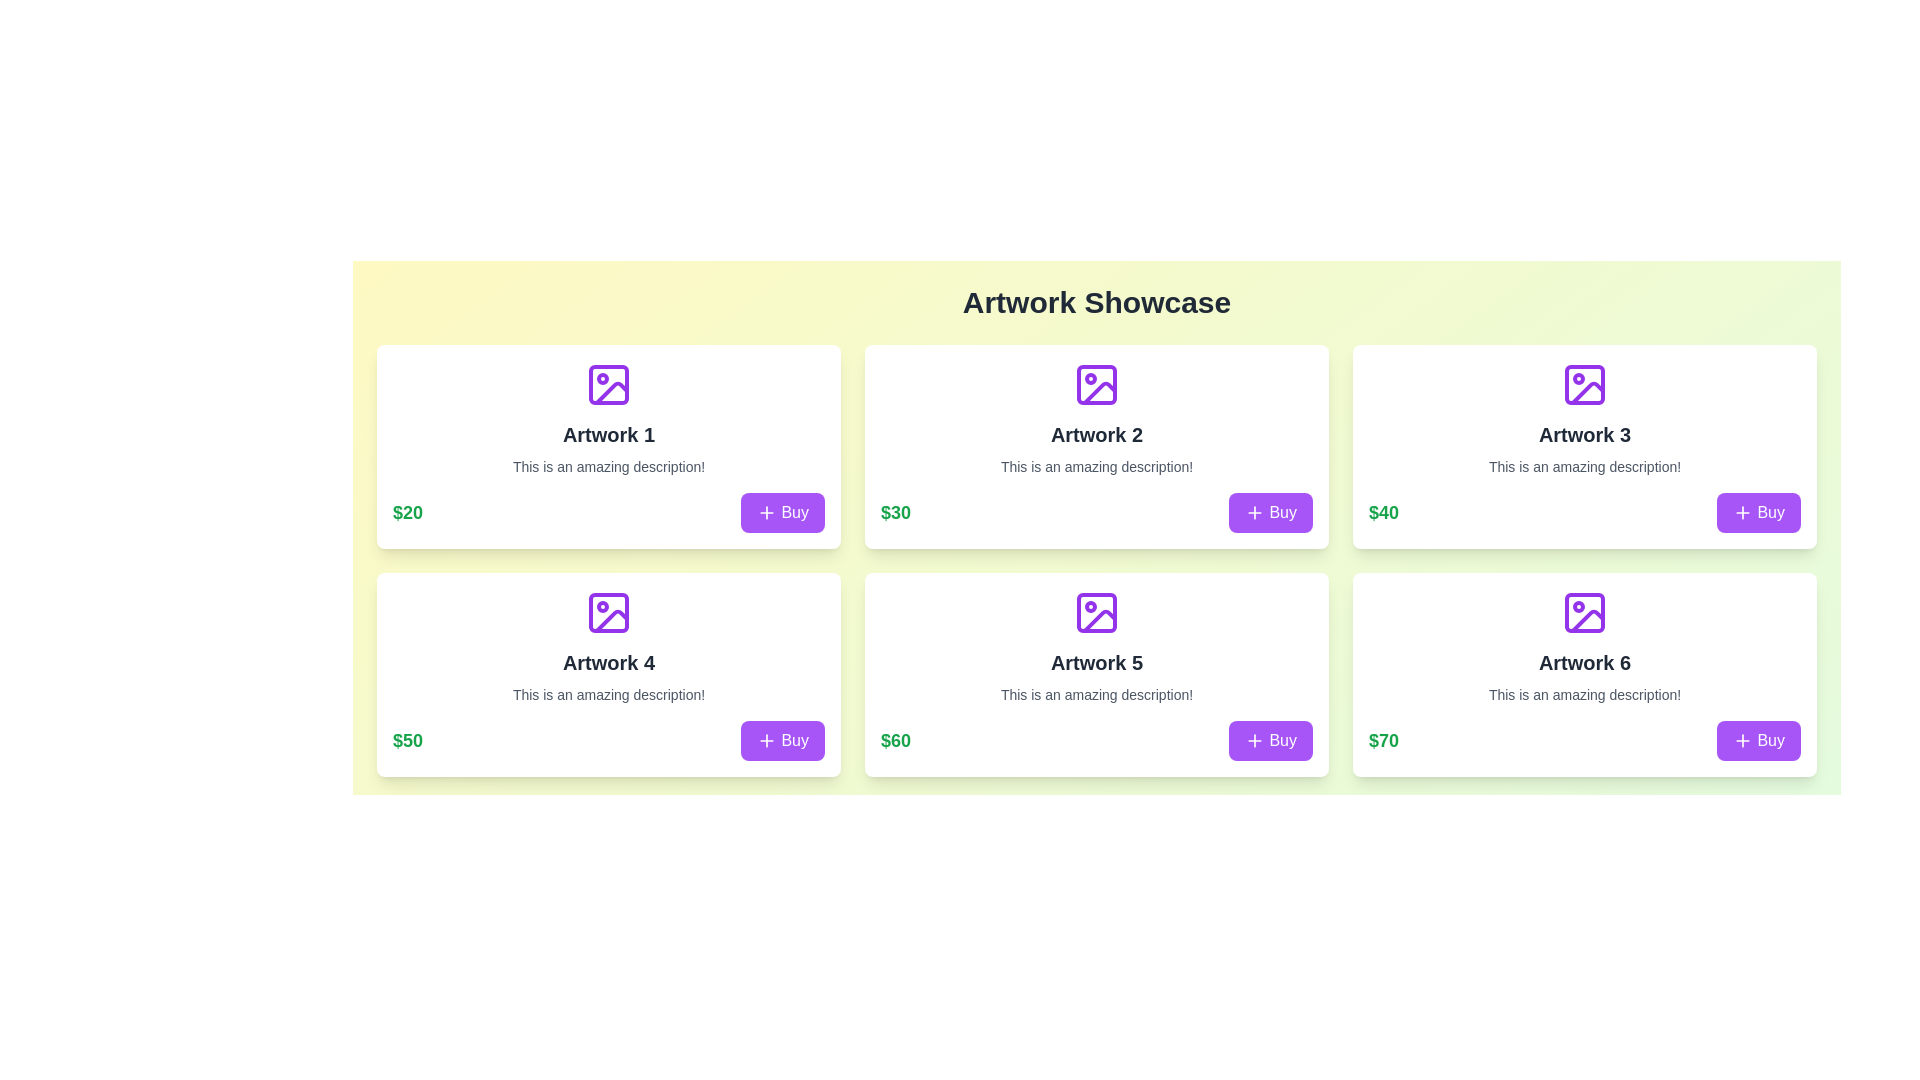 The image size is (1920, 1080). I want to click on the Header text element located at the top-center of the page, which serves as the title for the artwork showcase, so click(1096, 303).